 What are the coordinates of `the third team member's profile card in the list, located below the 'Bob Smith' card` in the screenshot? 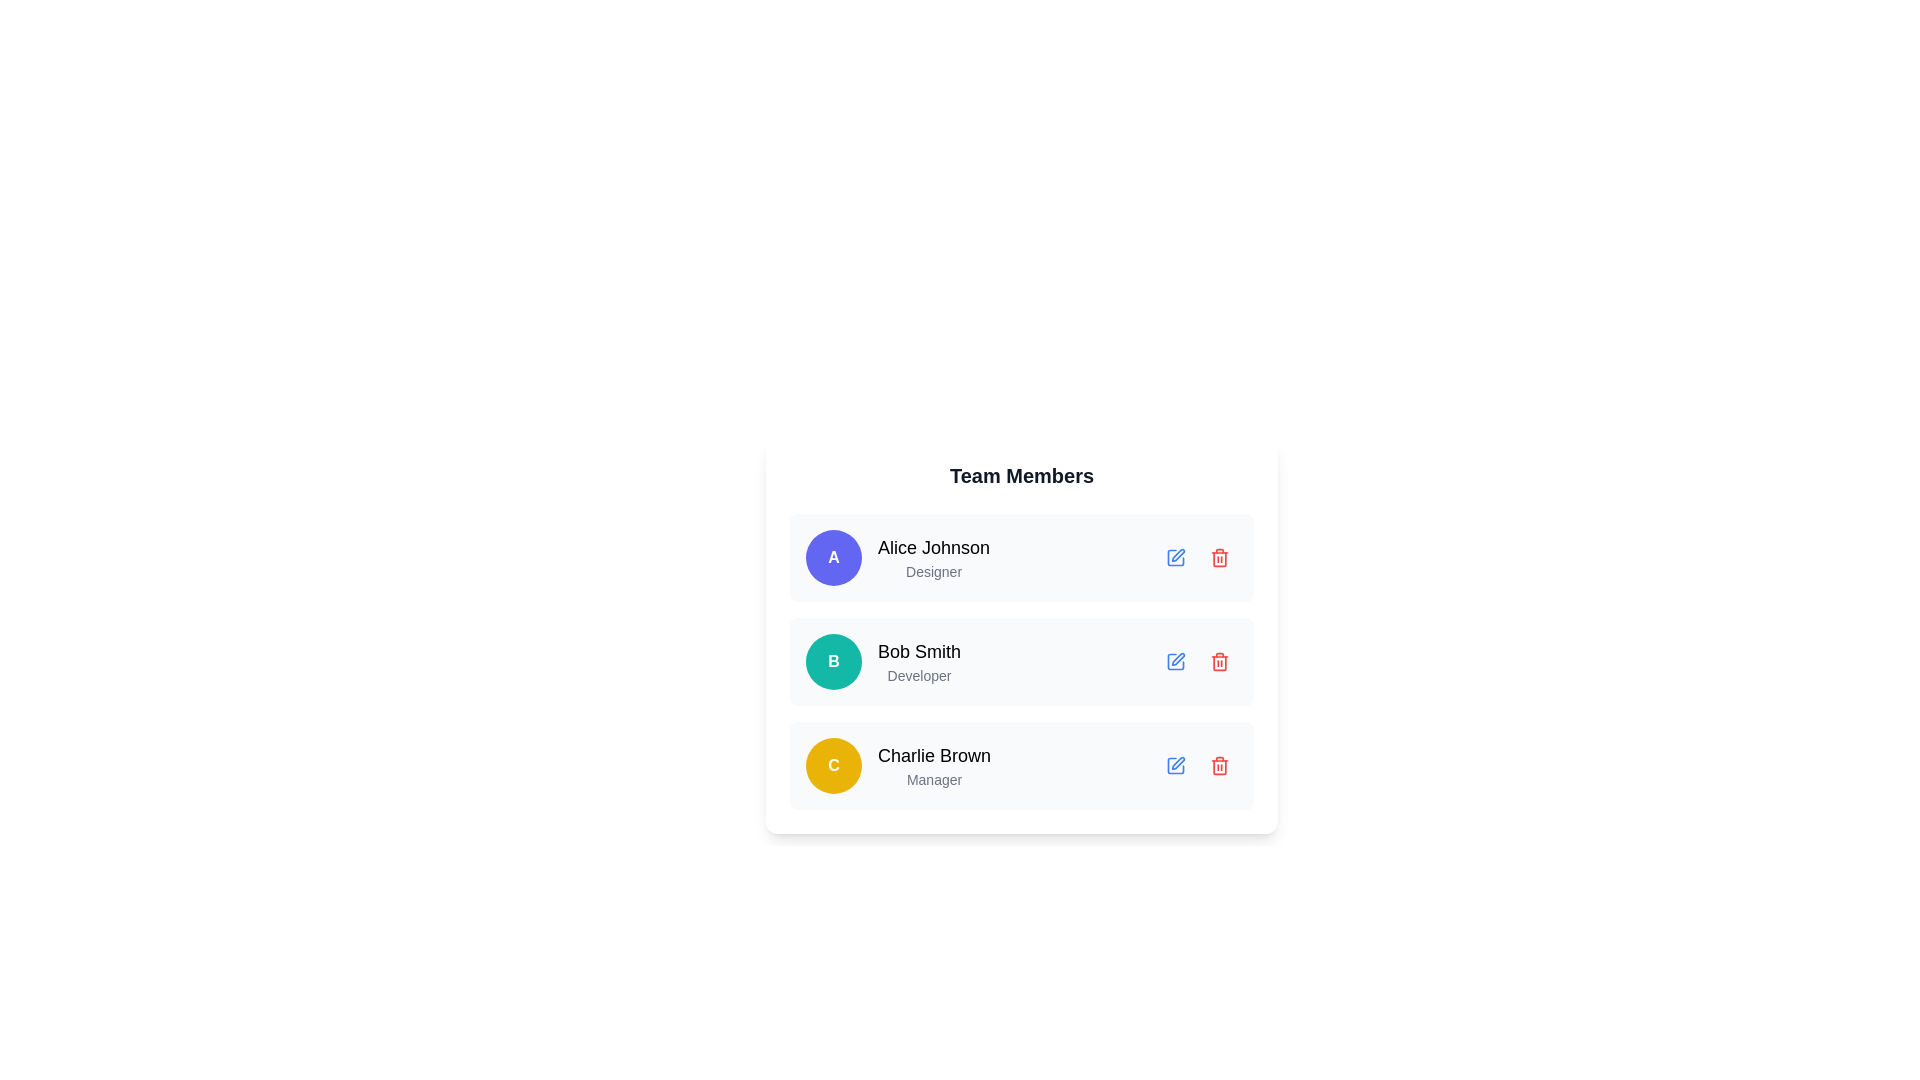 It's located at (1022, 765).